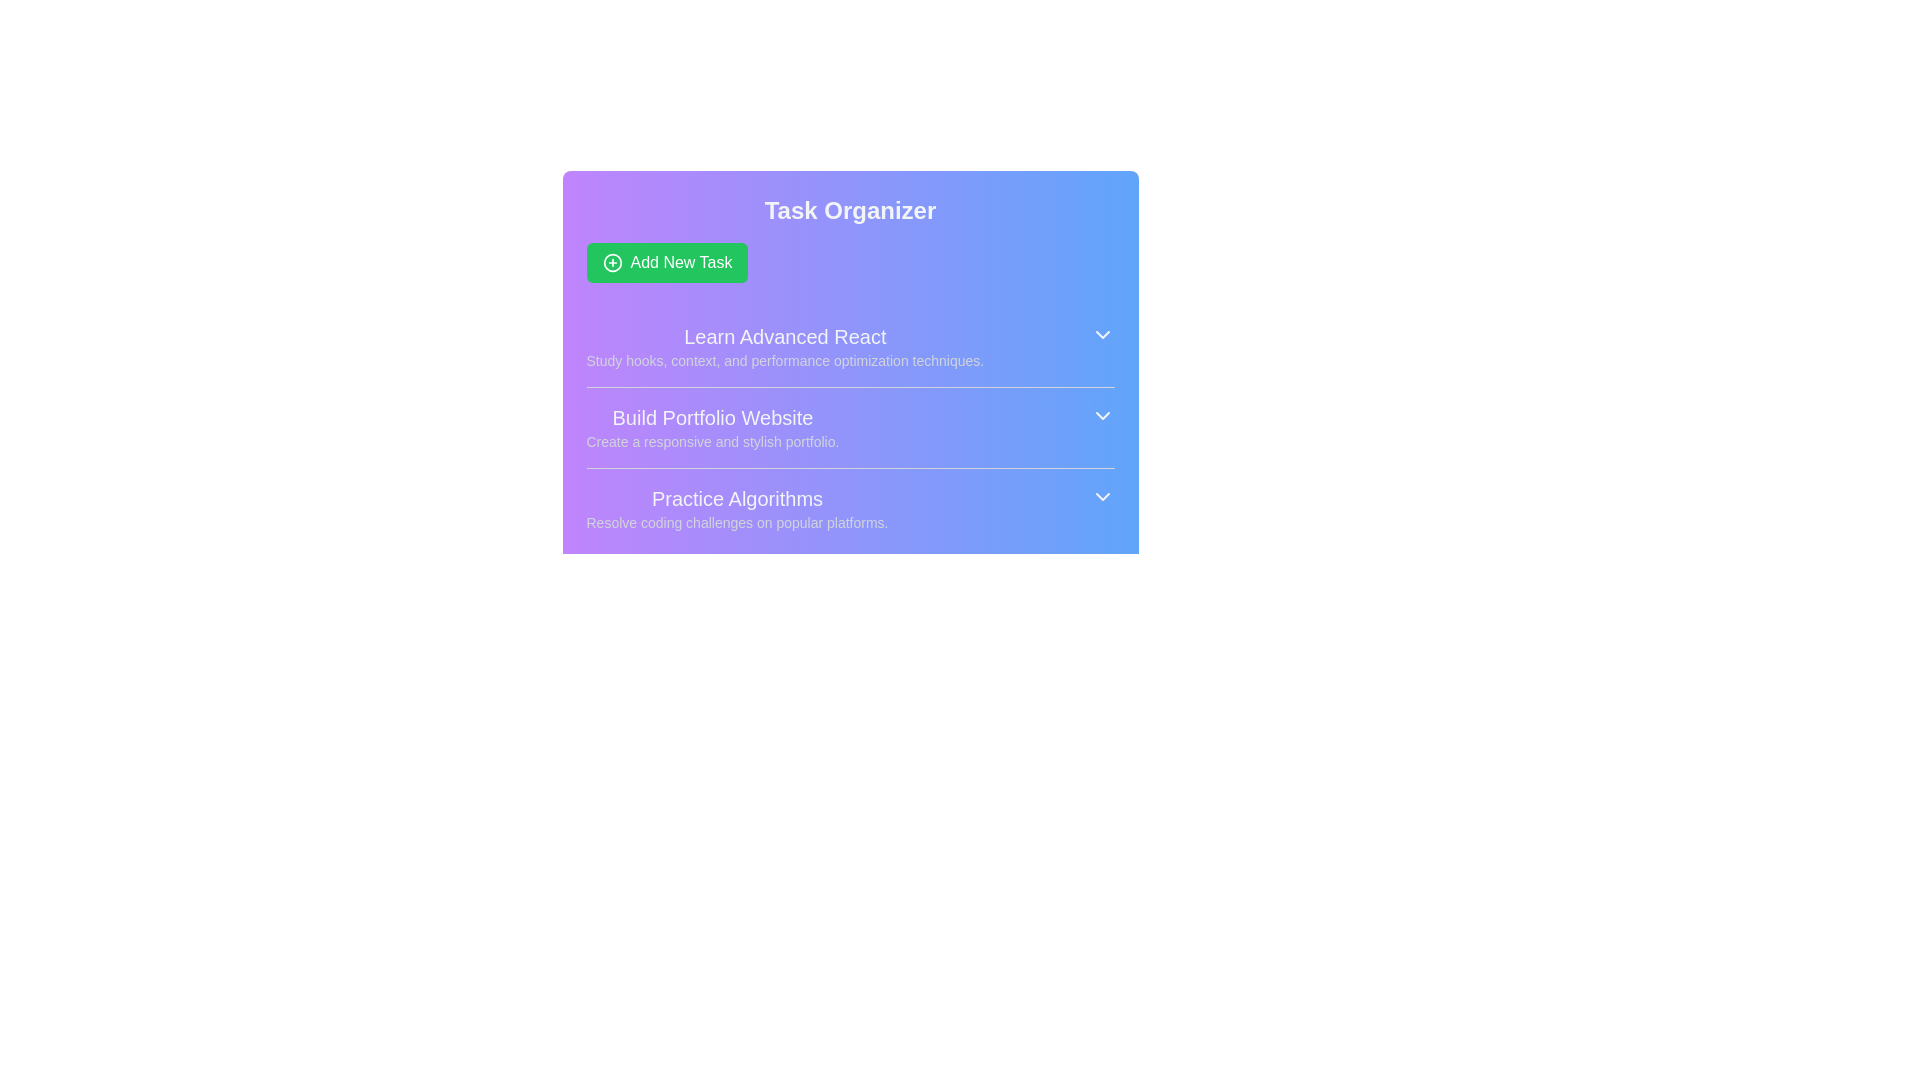  What do you see at coordinates (712, 441) in the screenshot?
I see `the descriptive subtext element located beneath the 'Build Portfolio Website' heading in the 'Task Organizer' section` at bounding box center [712, 441].